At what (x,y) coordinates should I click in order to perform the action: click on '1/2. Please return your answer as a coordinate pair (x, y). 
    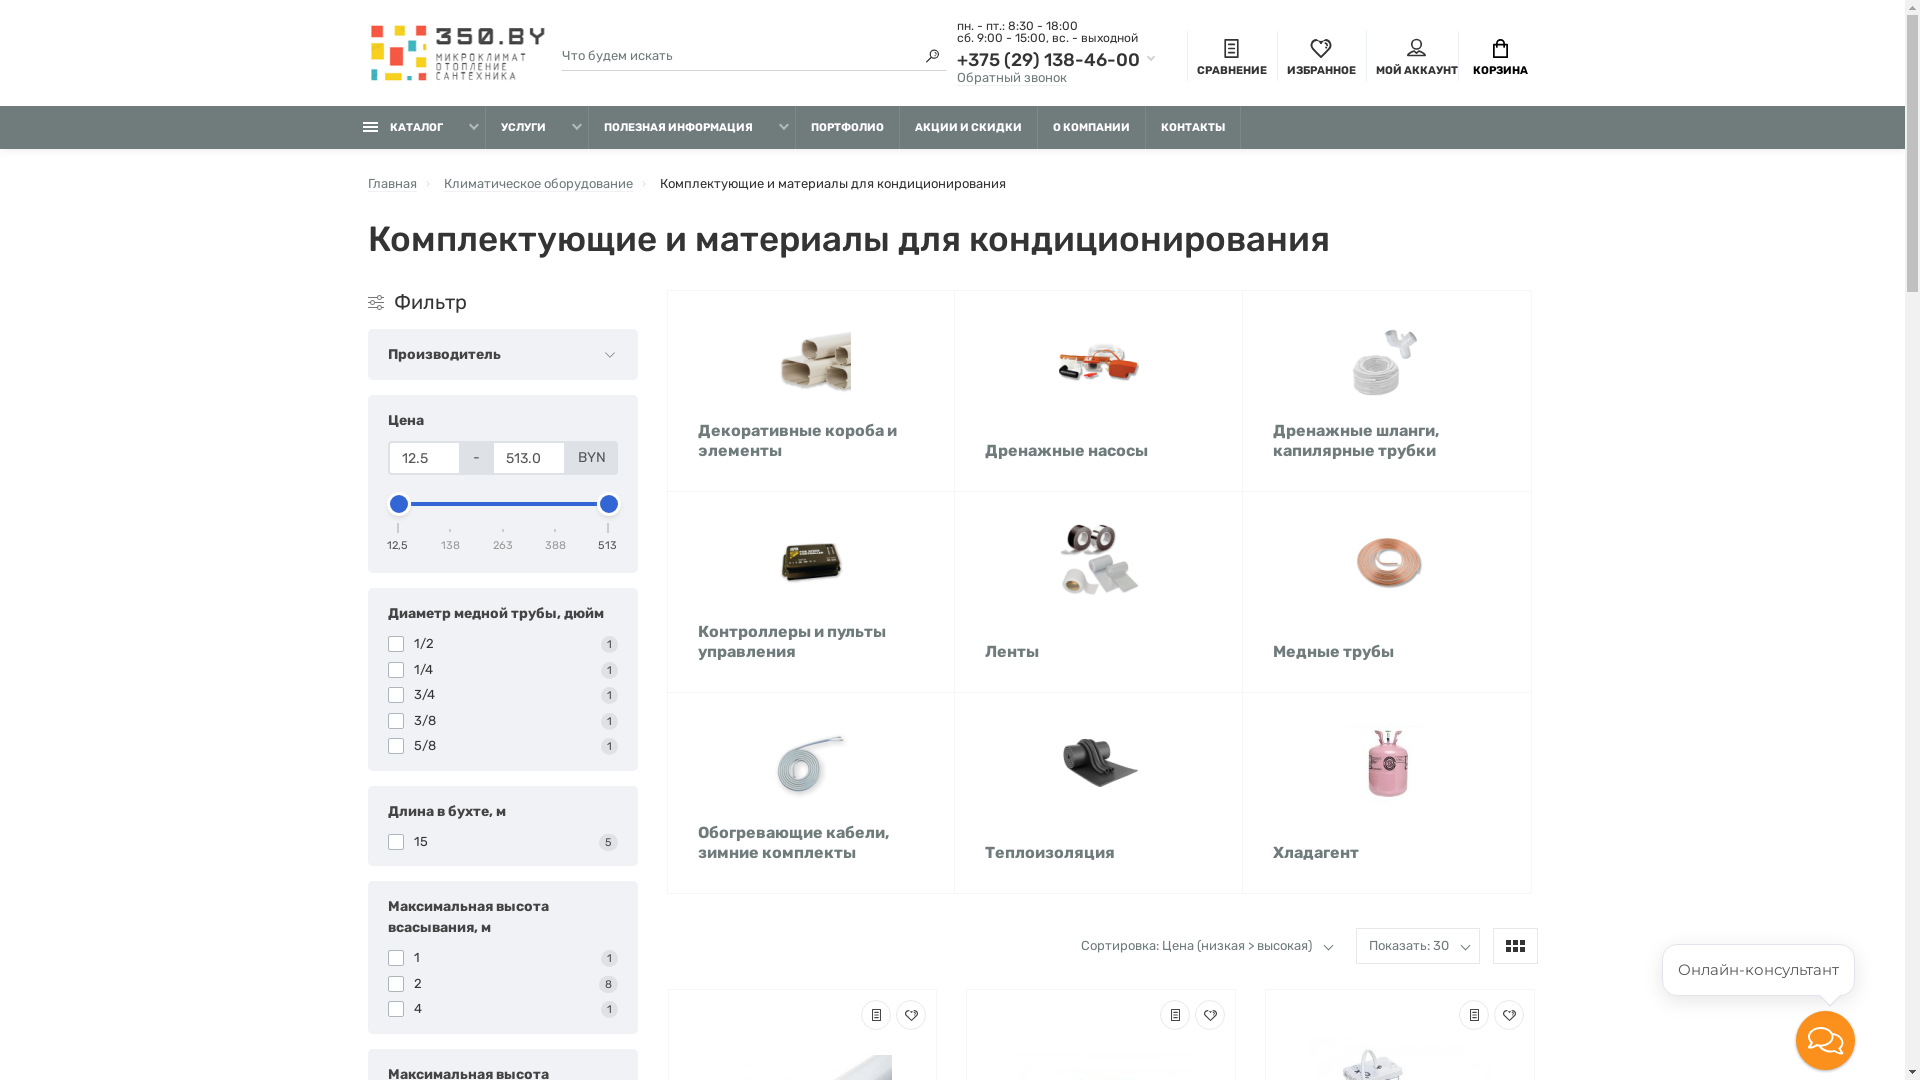
    Looking at the image, I should click on (503, 644).